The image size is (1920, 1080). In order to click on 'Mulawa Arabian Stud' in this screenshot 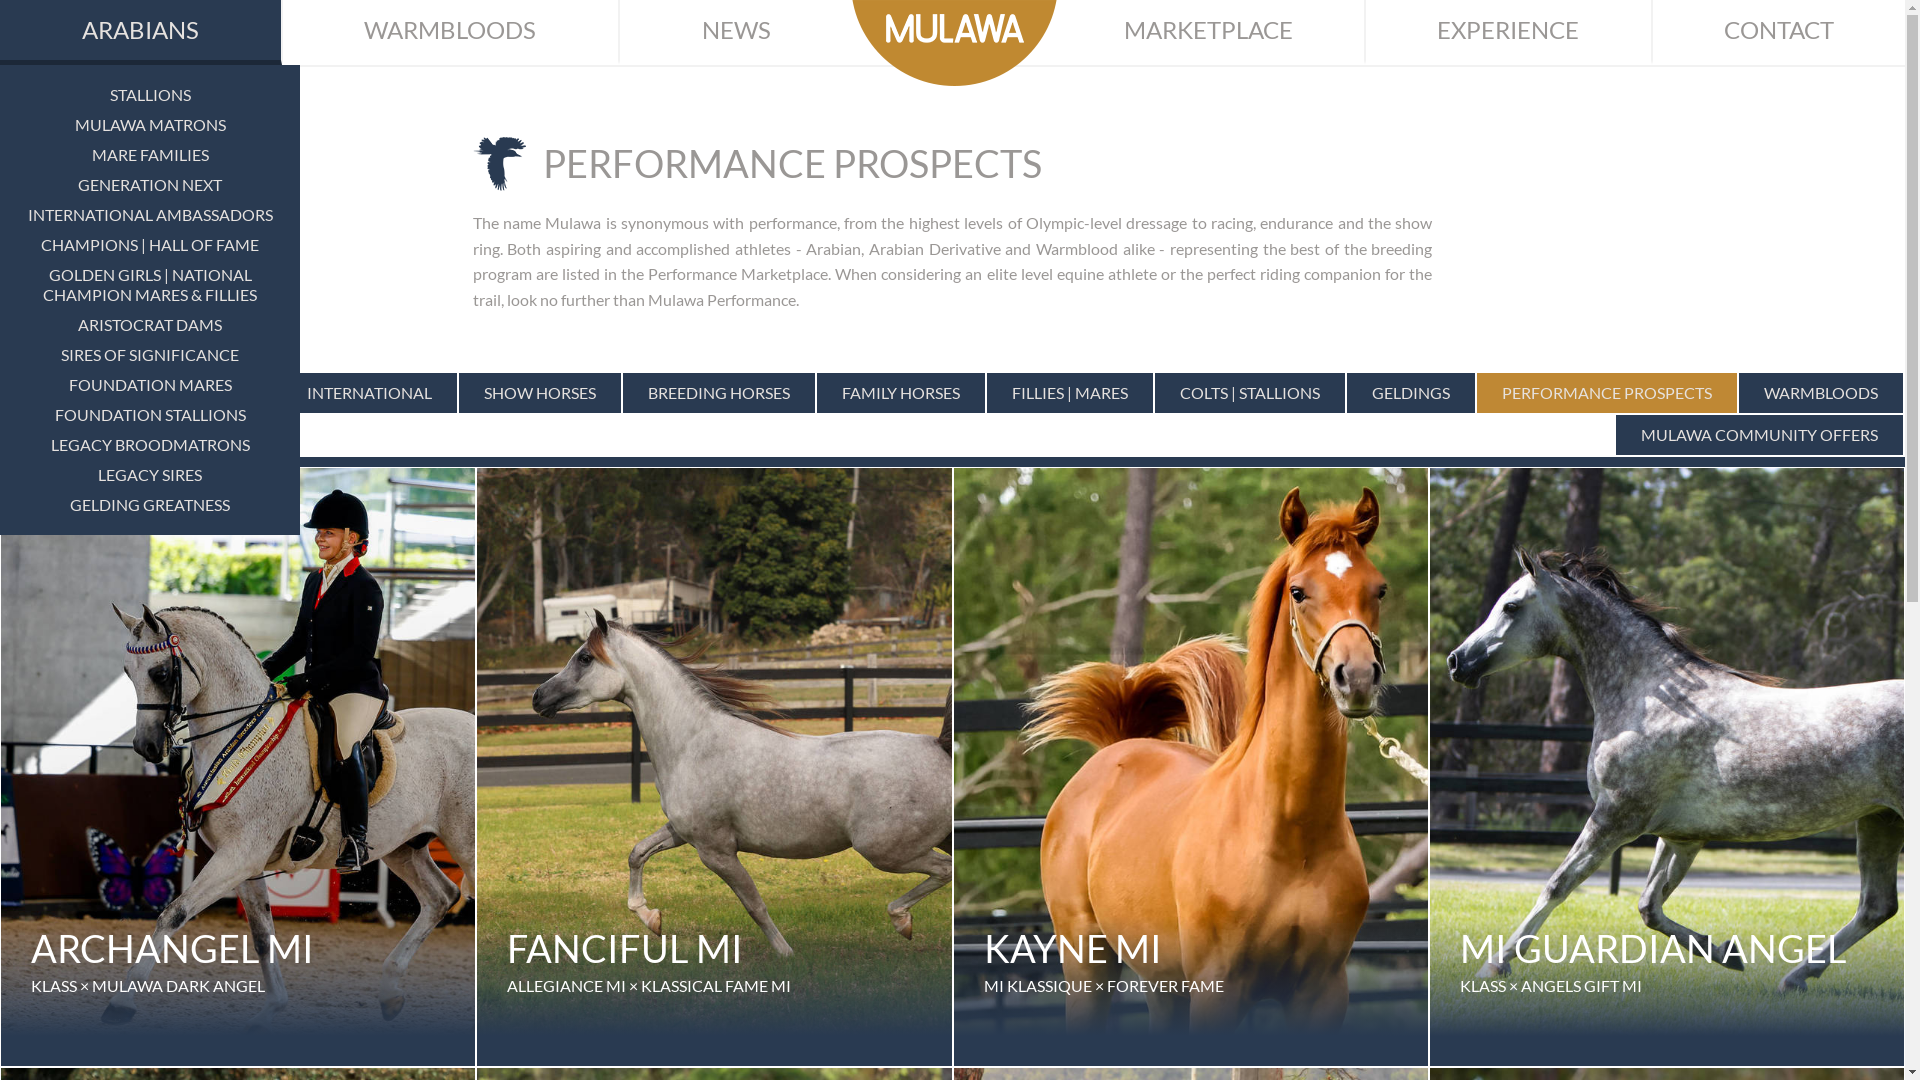, I will do `click(953, 42)`.